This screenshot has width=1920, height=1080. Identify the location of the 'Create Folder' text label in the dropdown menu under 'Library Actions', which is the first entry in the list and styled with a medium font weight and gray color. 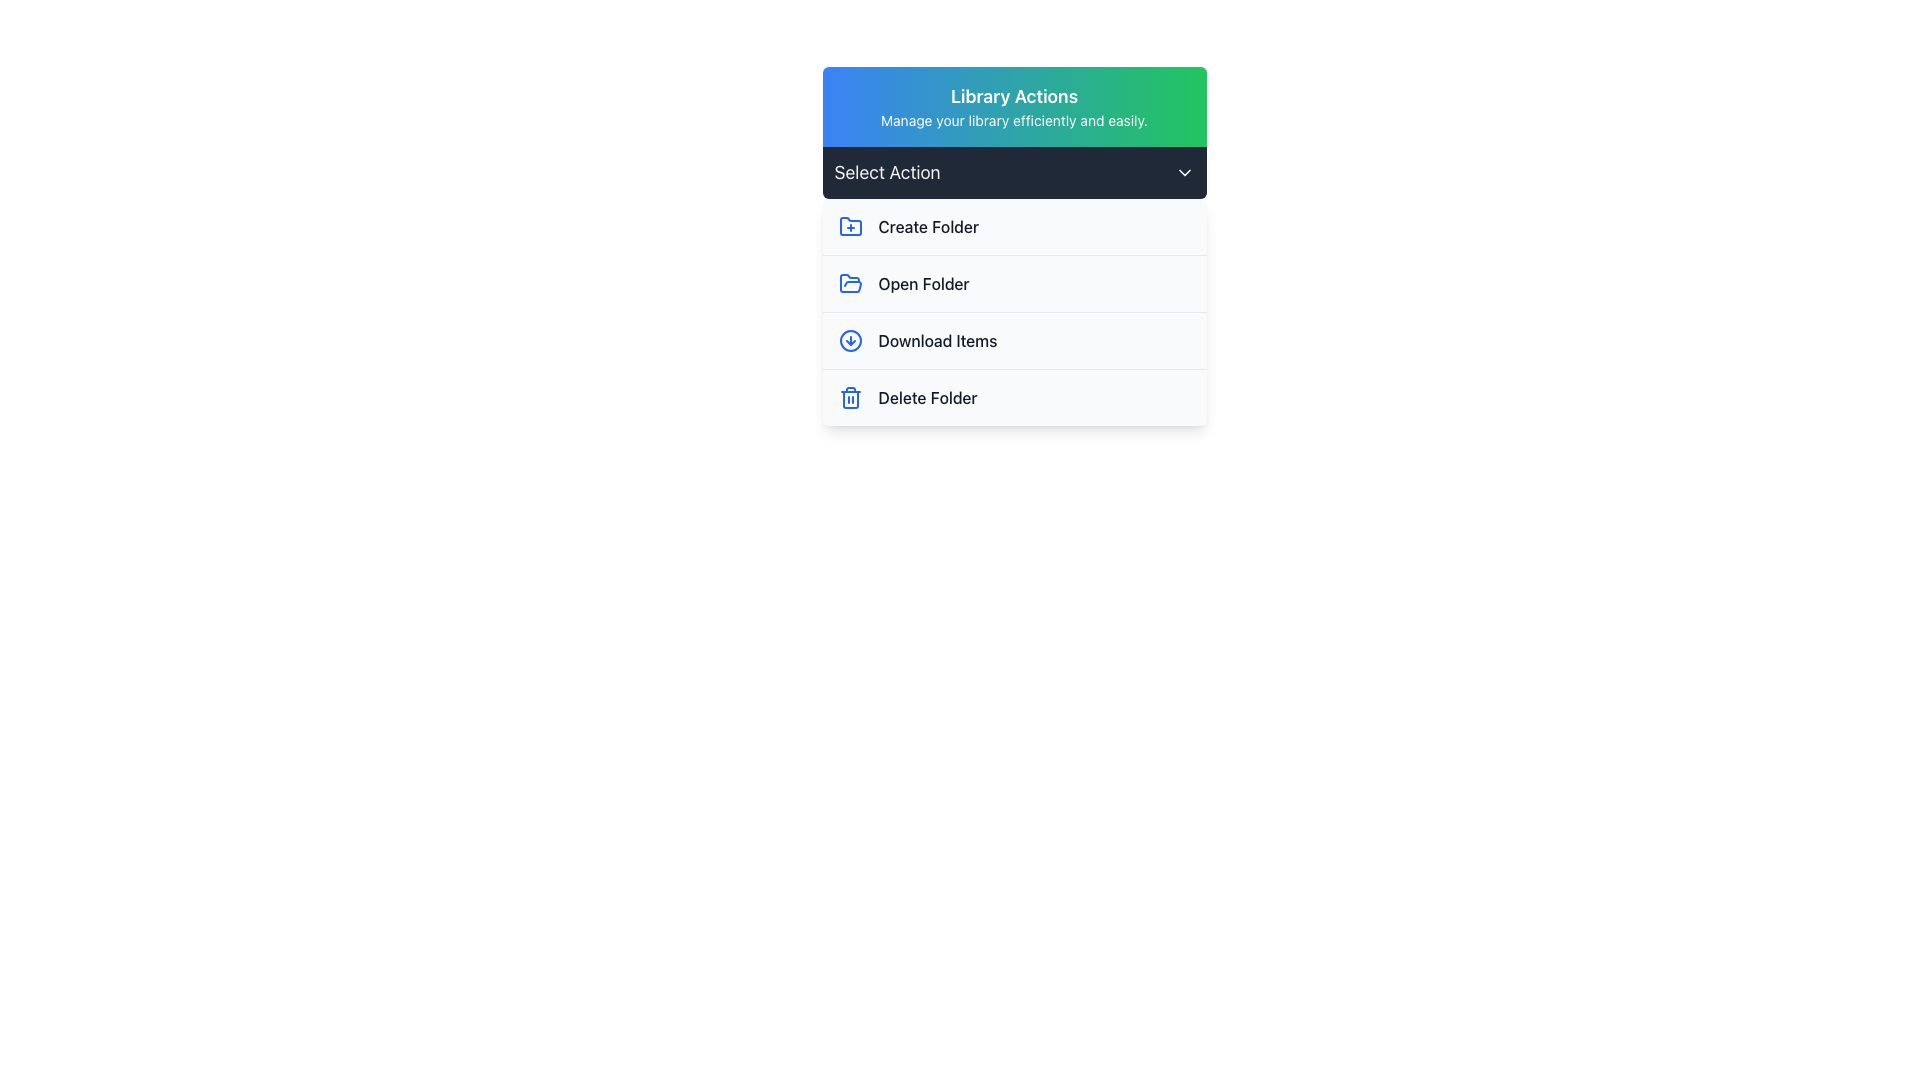
(927, 226).